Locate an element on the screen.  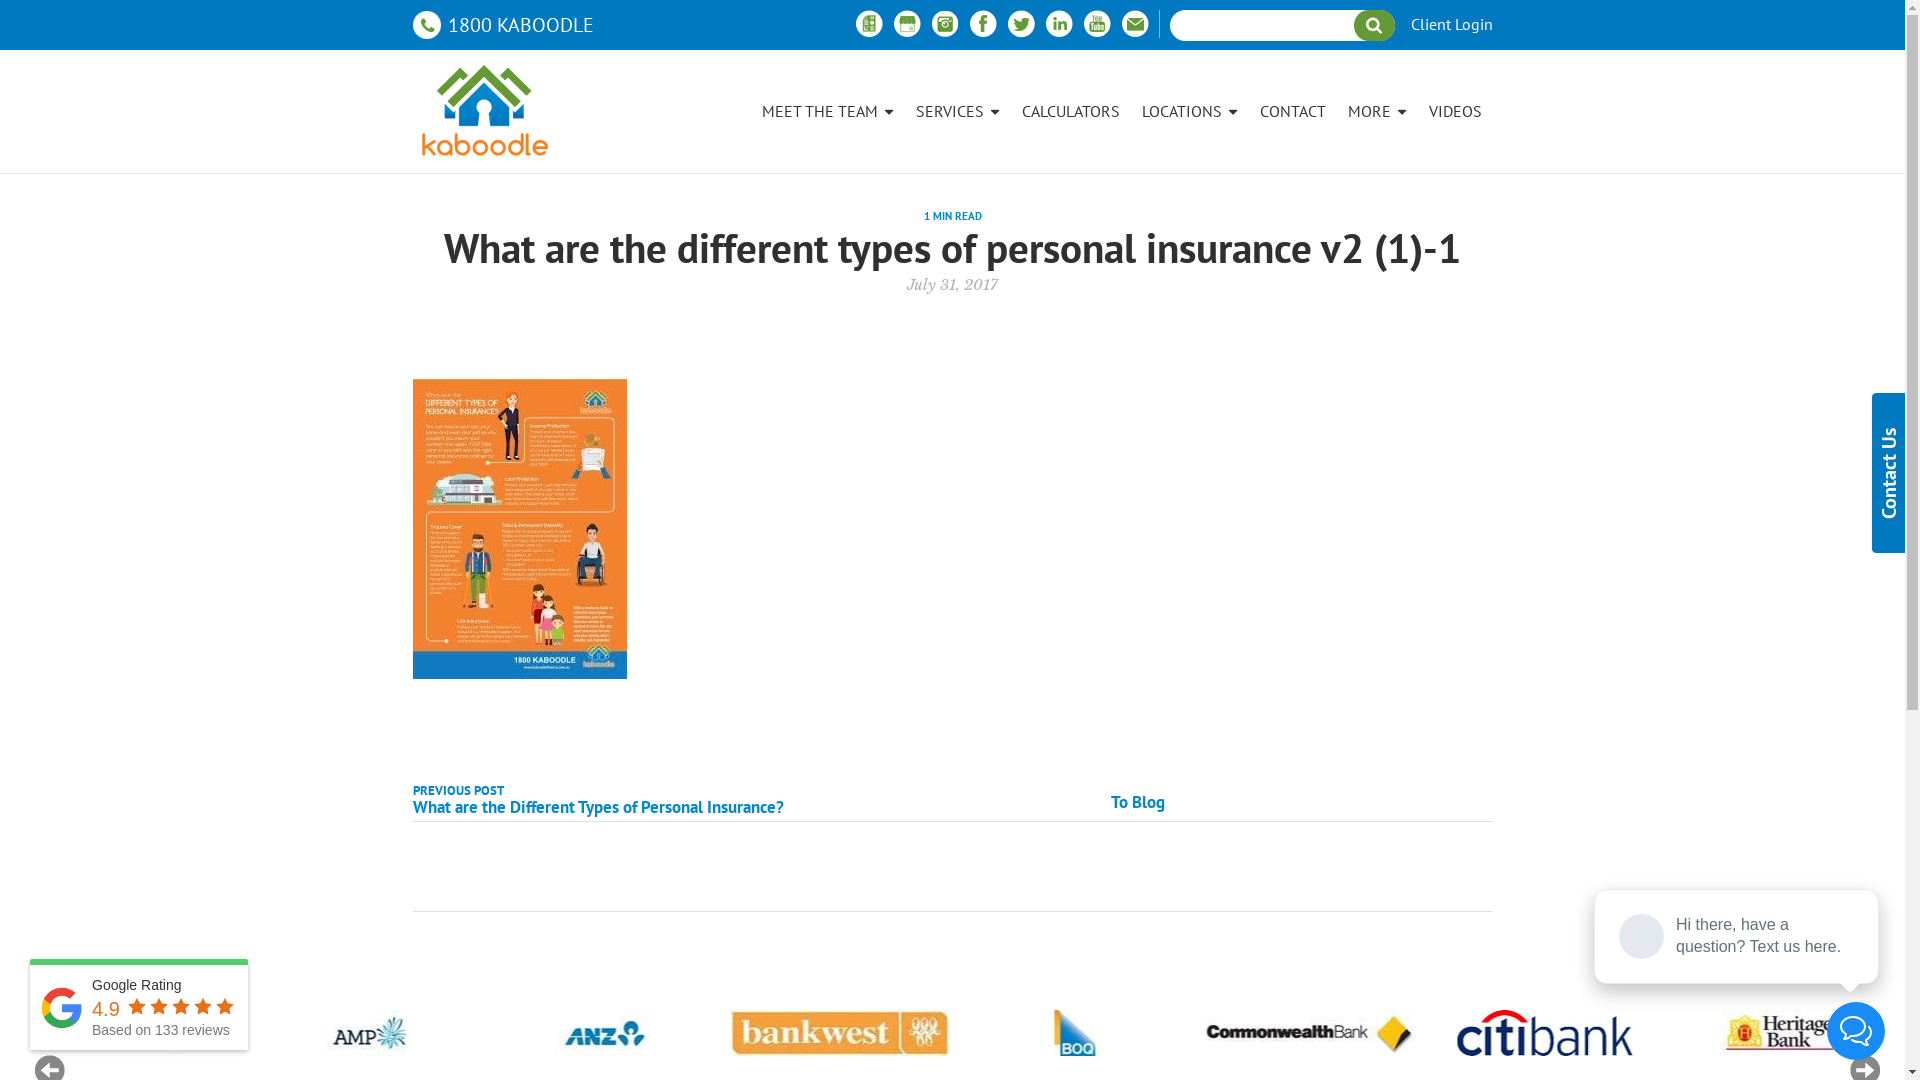
'MEET THE TEAM' is located at coordinates (826, 111).